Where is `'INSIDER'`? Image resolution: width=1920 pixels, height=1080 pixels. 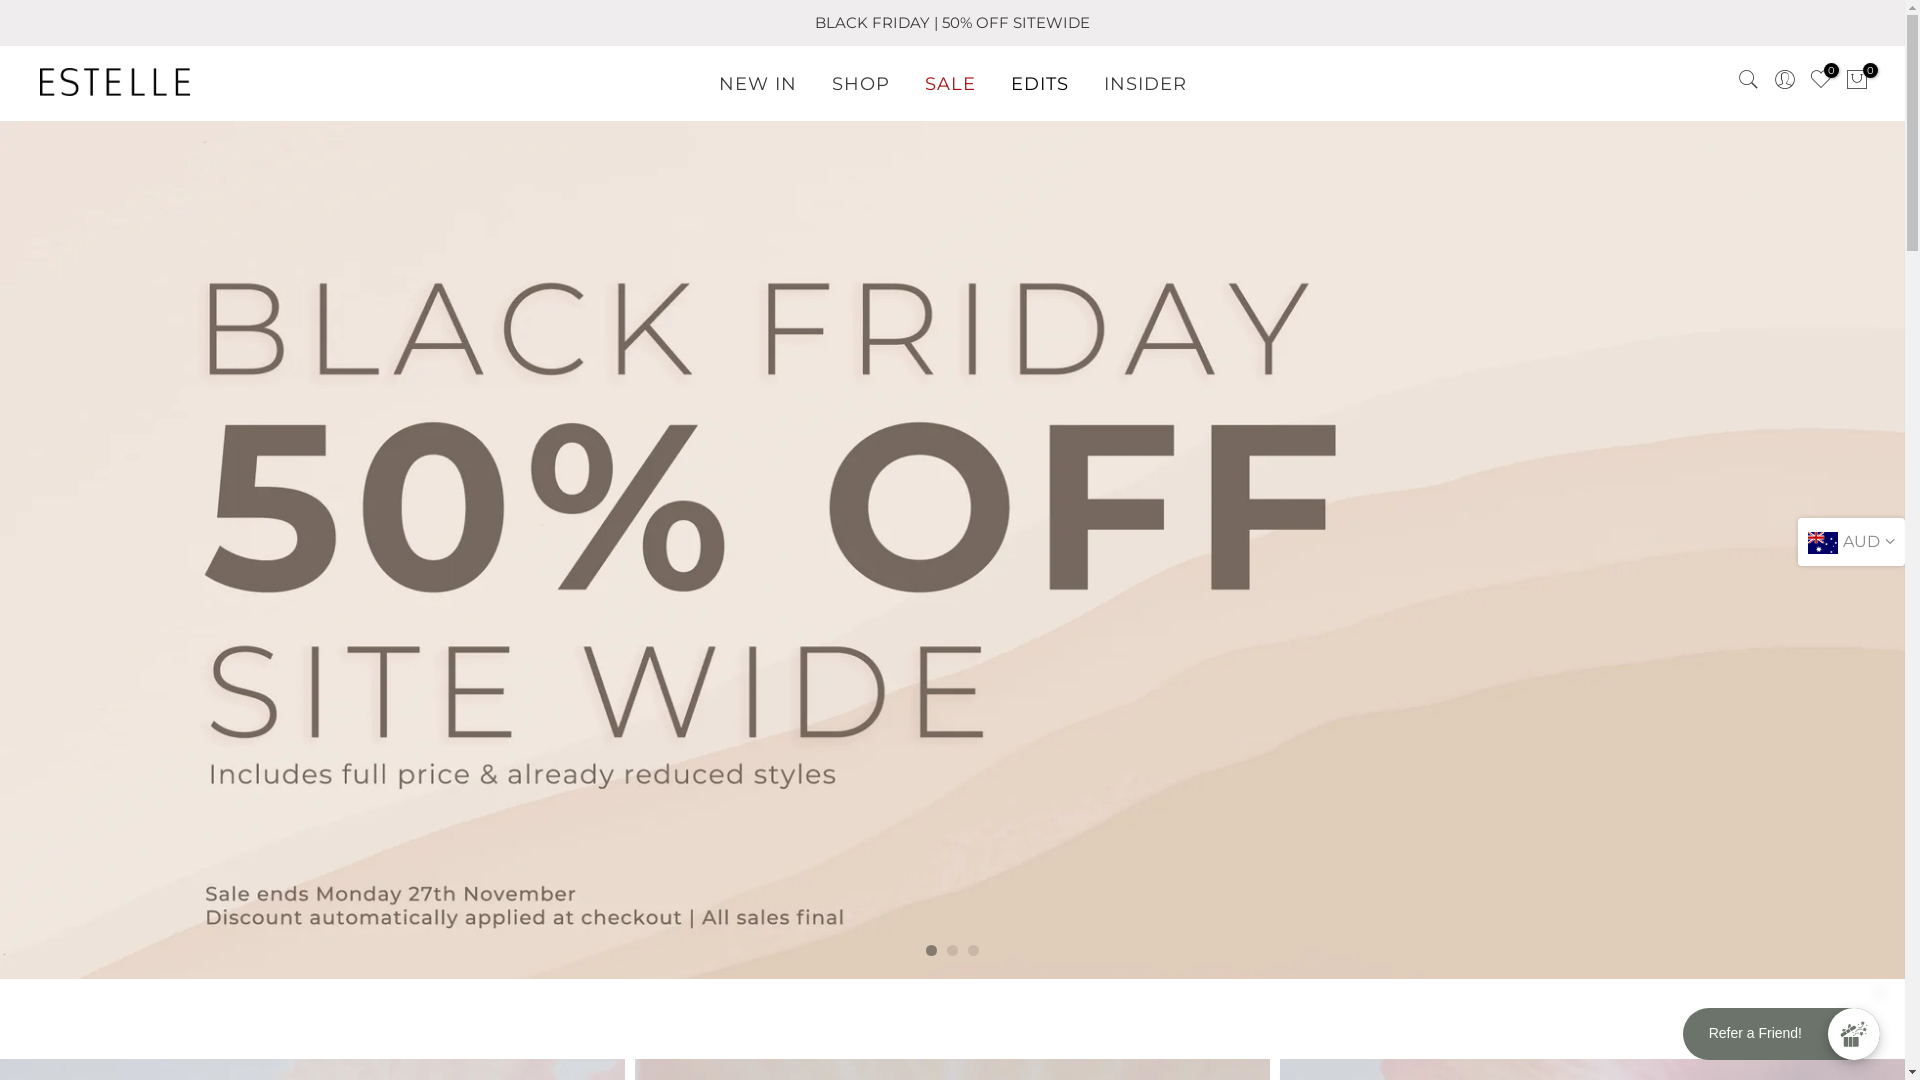 'INSIDER' is located at coordinates (1145, 82).